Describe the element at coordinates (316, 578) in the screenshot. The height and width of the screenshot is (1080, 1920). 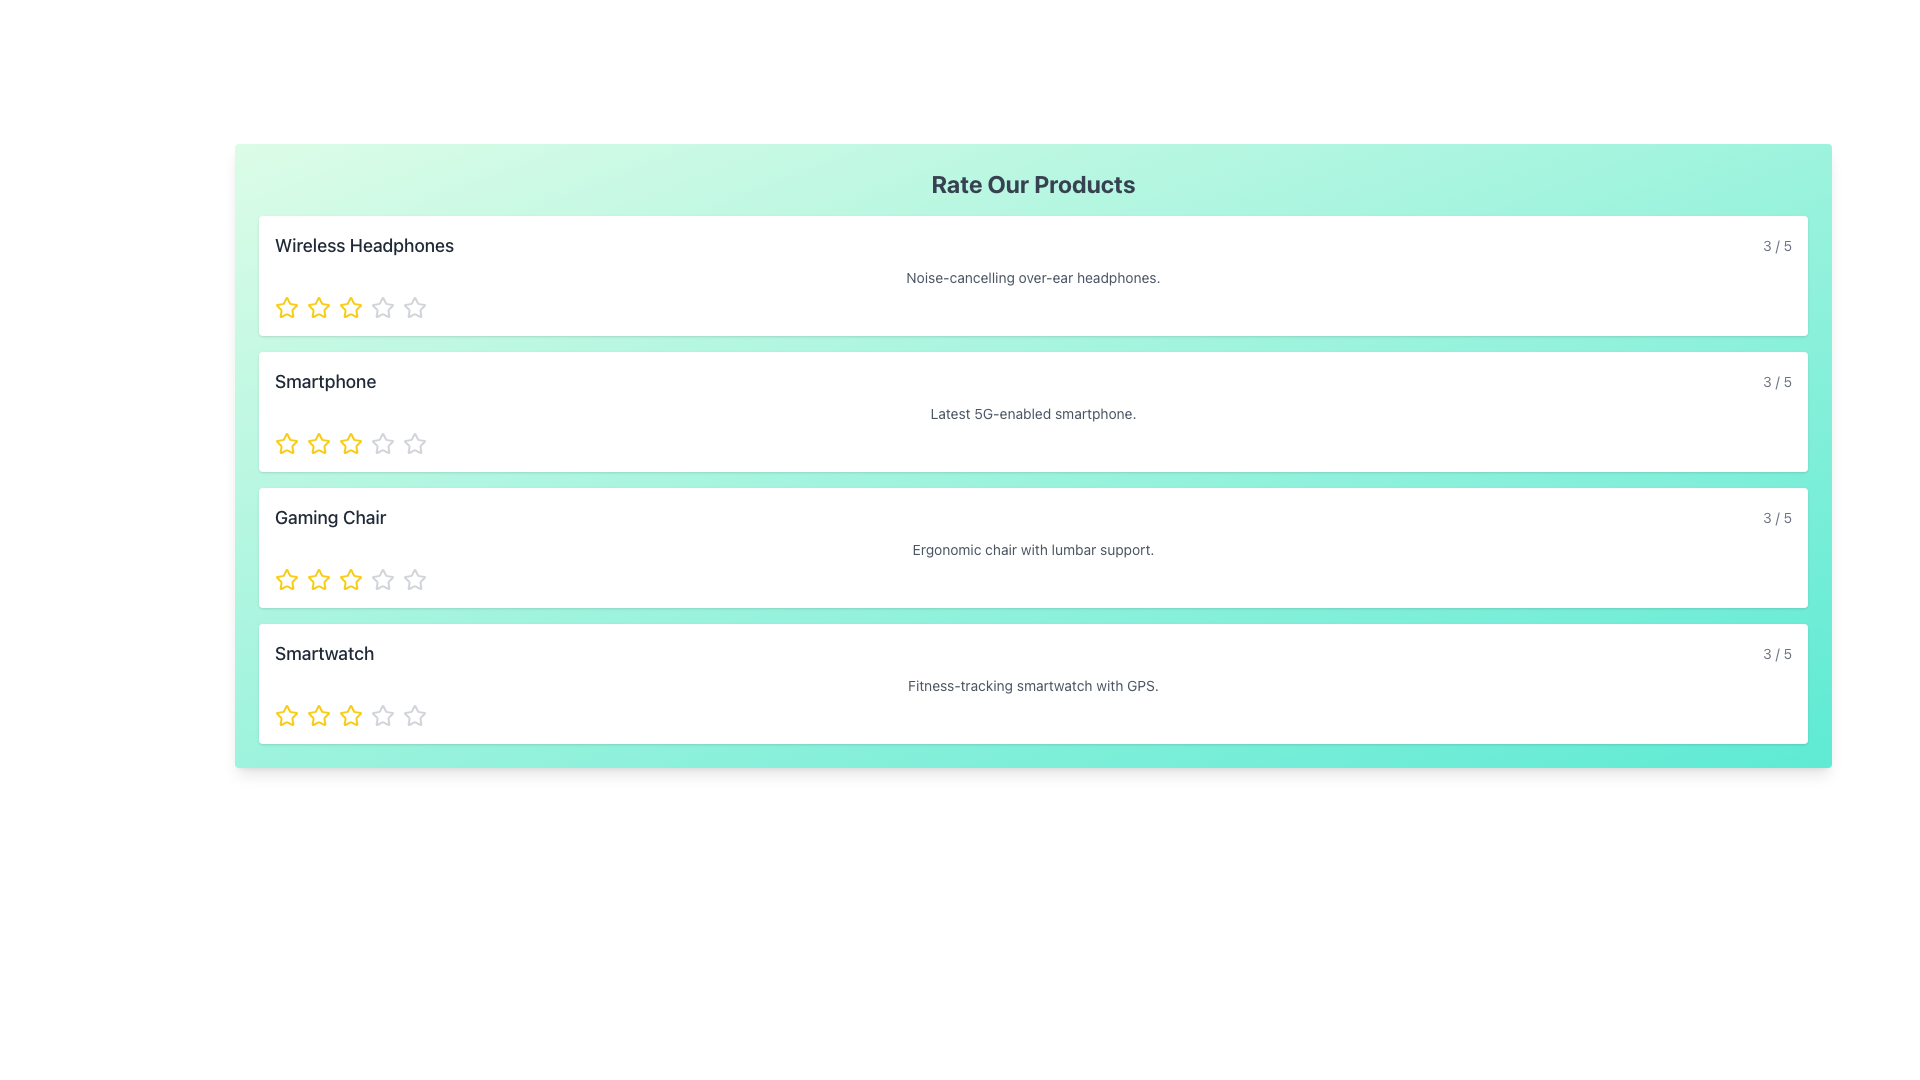
I see `the first Rating Star for the 'Gaming Chair' item to rate it` at that location.